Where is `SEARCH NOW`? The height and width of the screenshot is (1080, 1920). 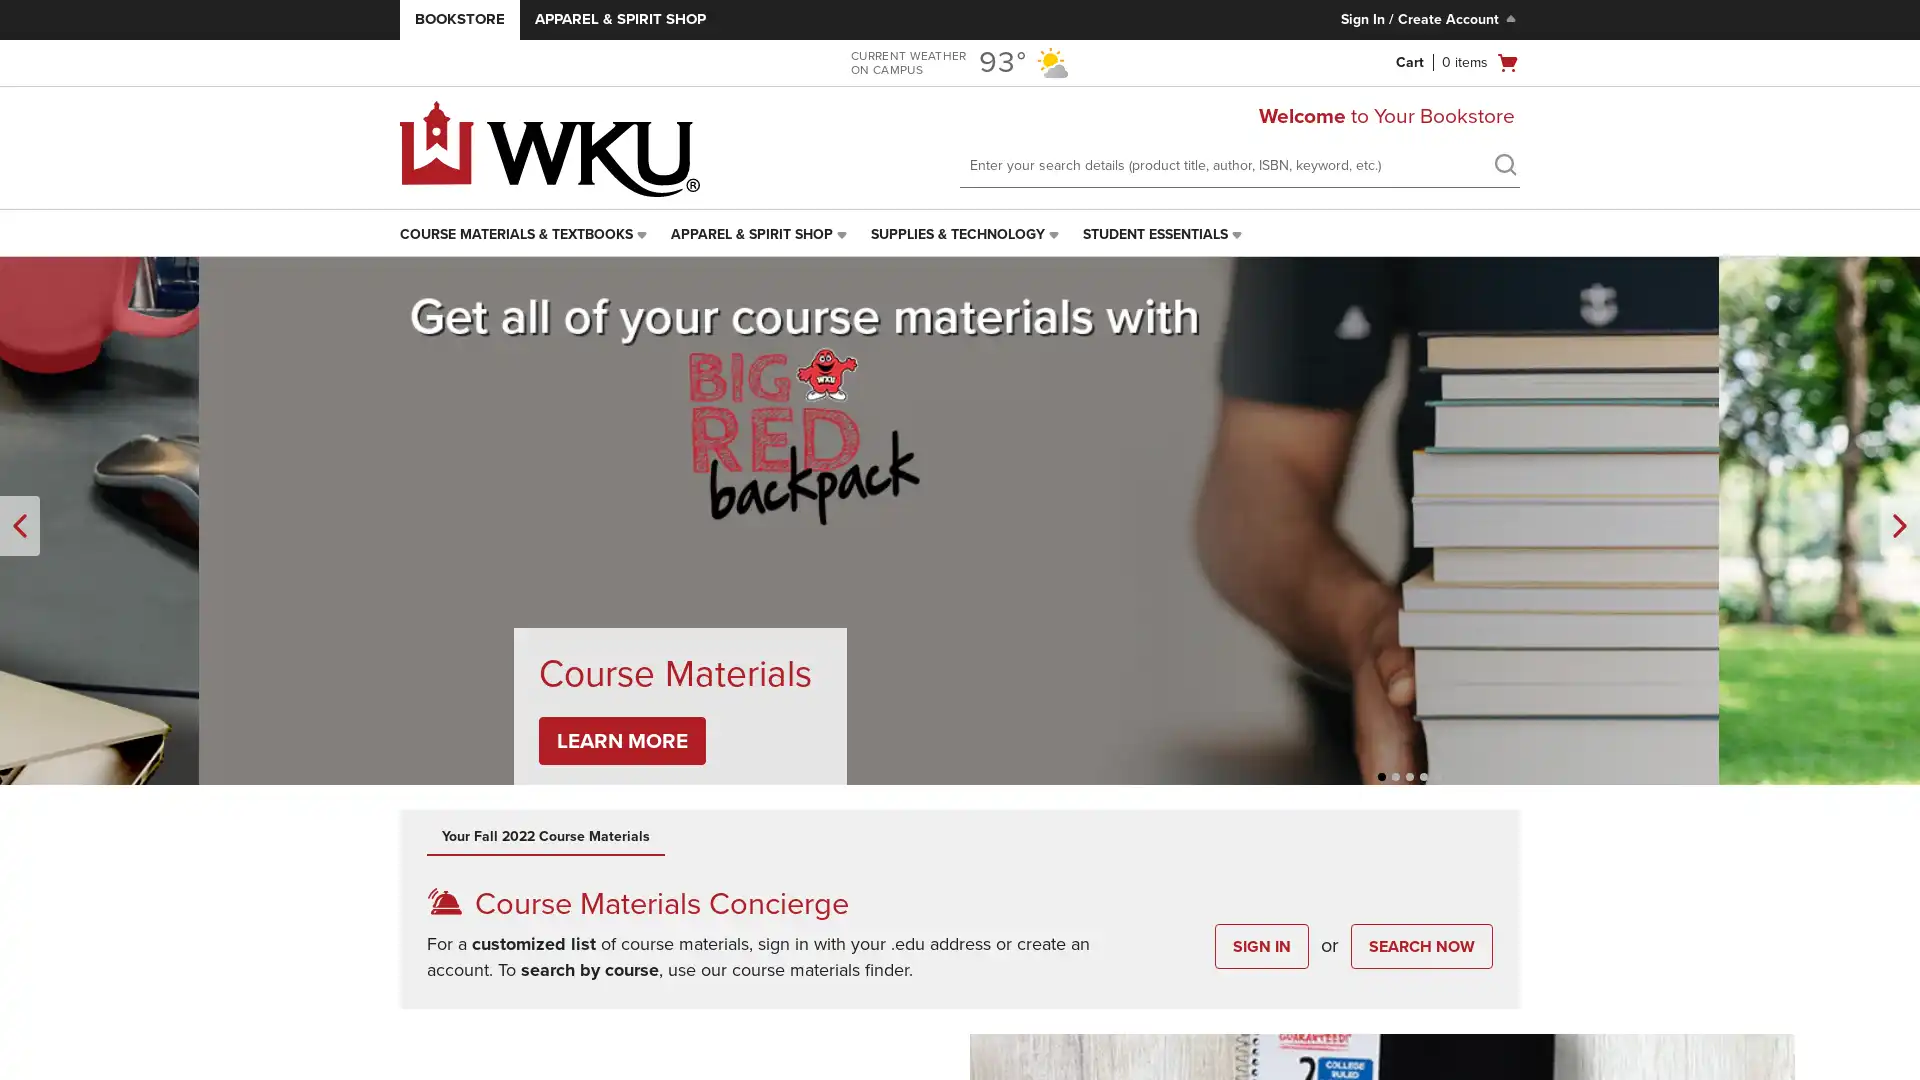
SEARCH NOW is located at coordinates (1420, 945).